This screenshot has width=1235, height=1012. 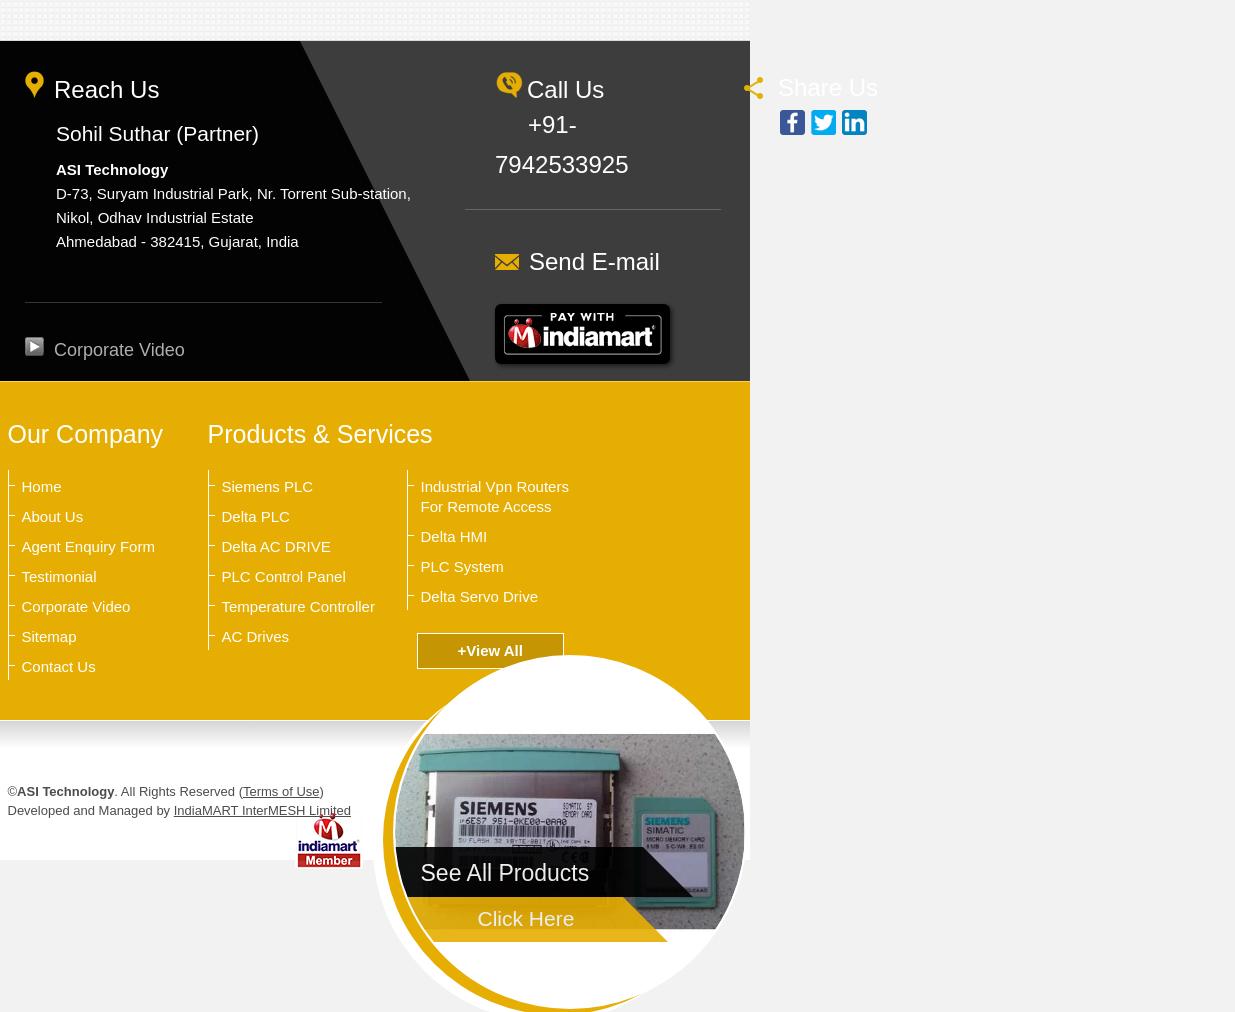 What do you see at coordinates (319, 790) in the screenshot?
I see `')'` at bounding box center [319, 790].